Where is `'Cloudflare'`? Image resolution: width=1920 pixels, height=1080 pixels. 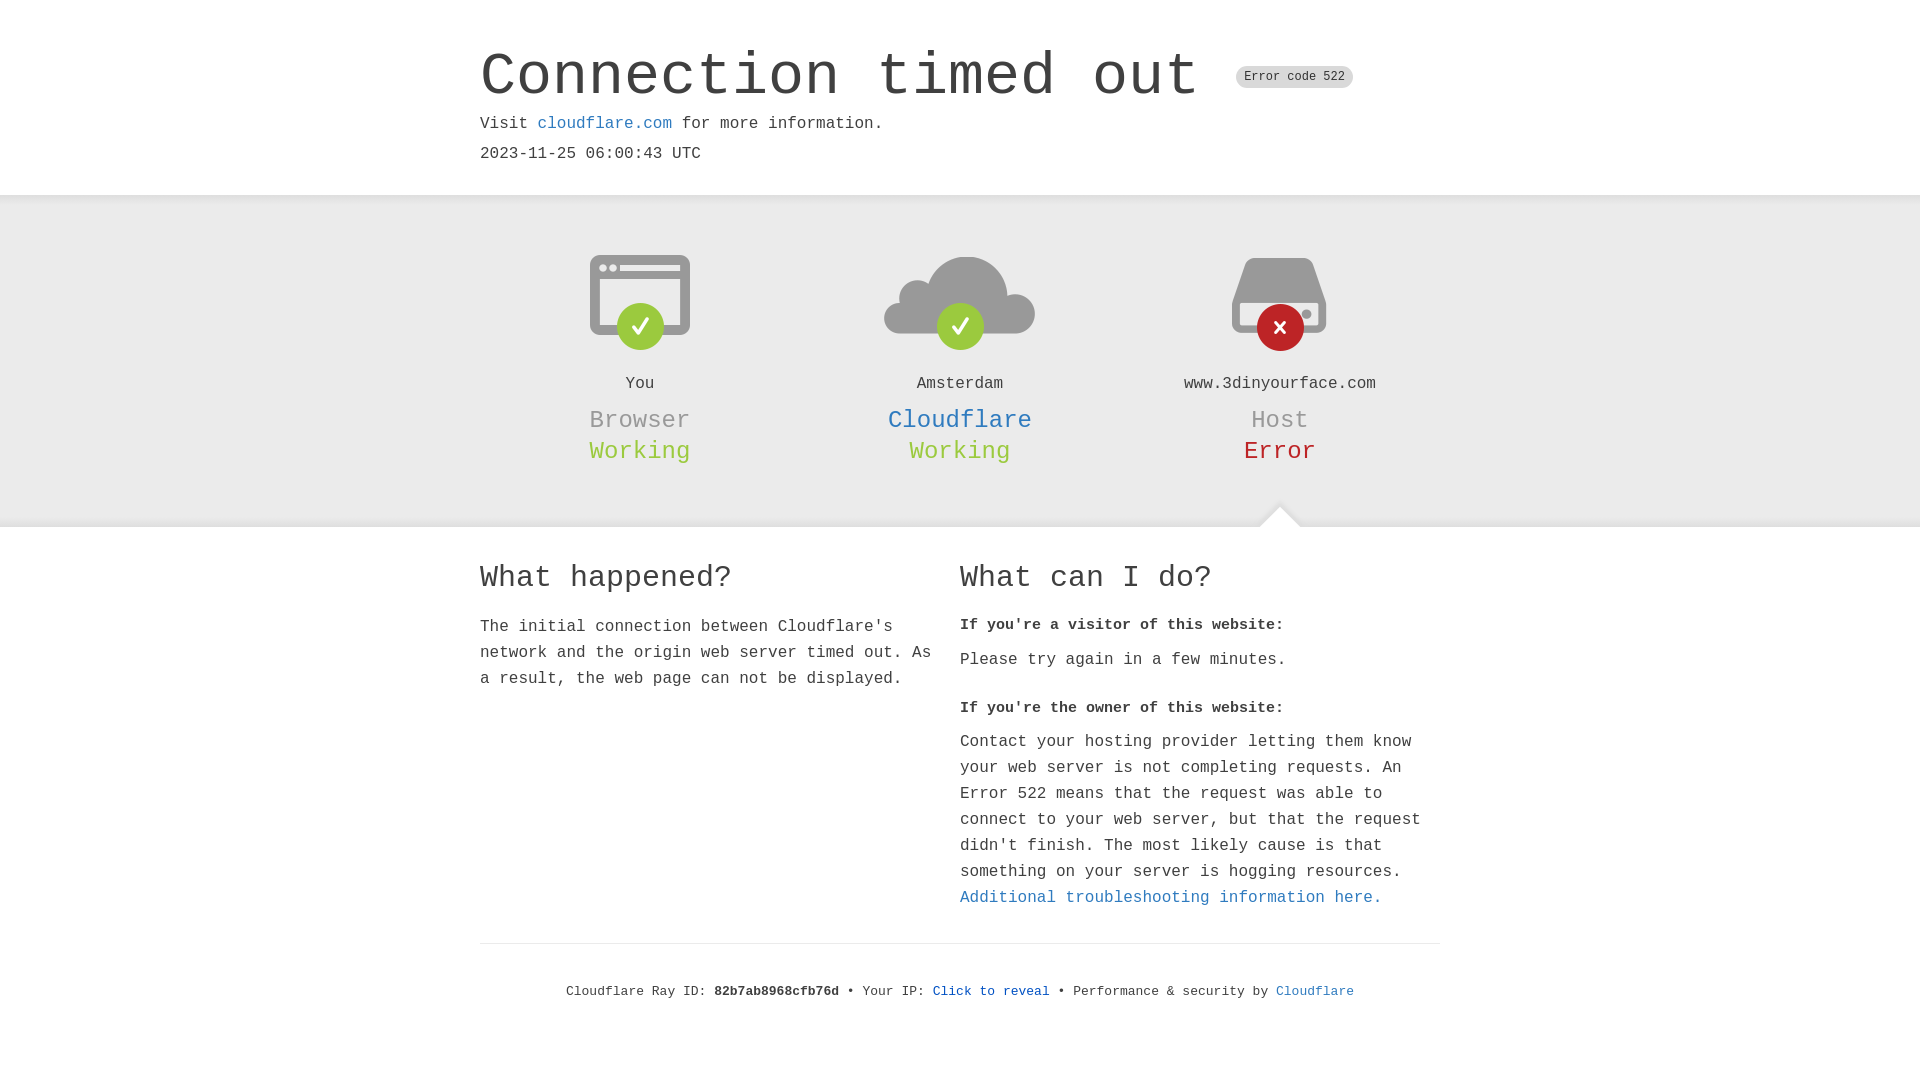
'Cloudflare' is located at coordinates (960, 419).